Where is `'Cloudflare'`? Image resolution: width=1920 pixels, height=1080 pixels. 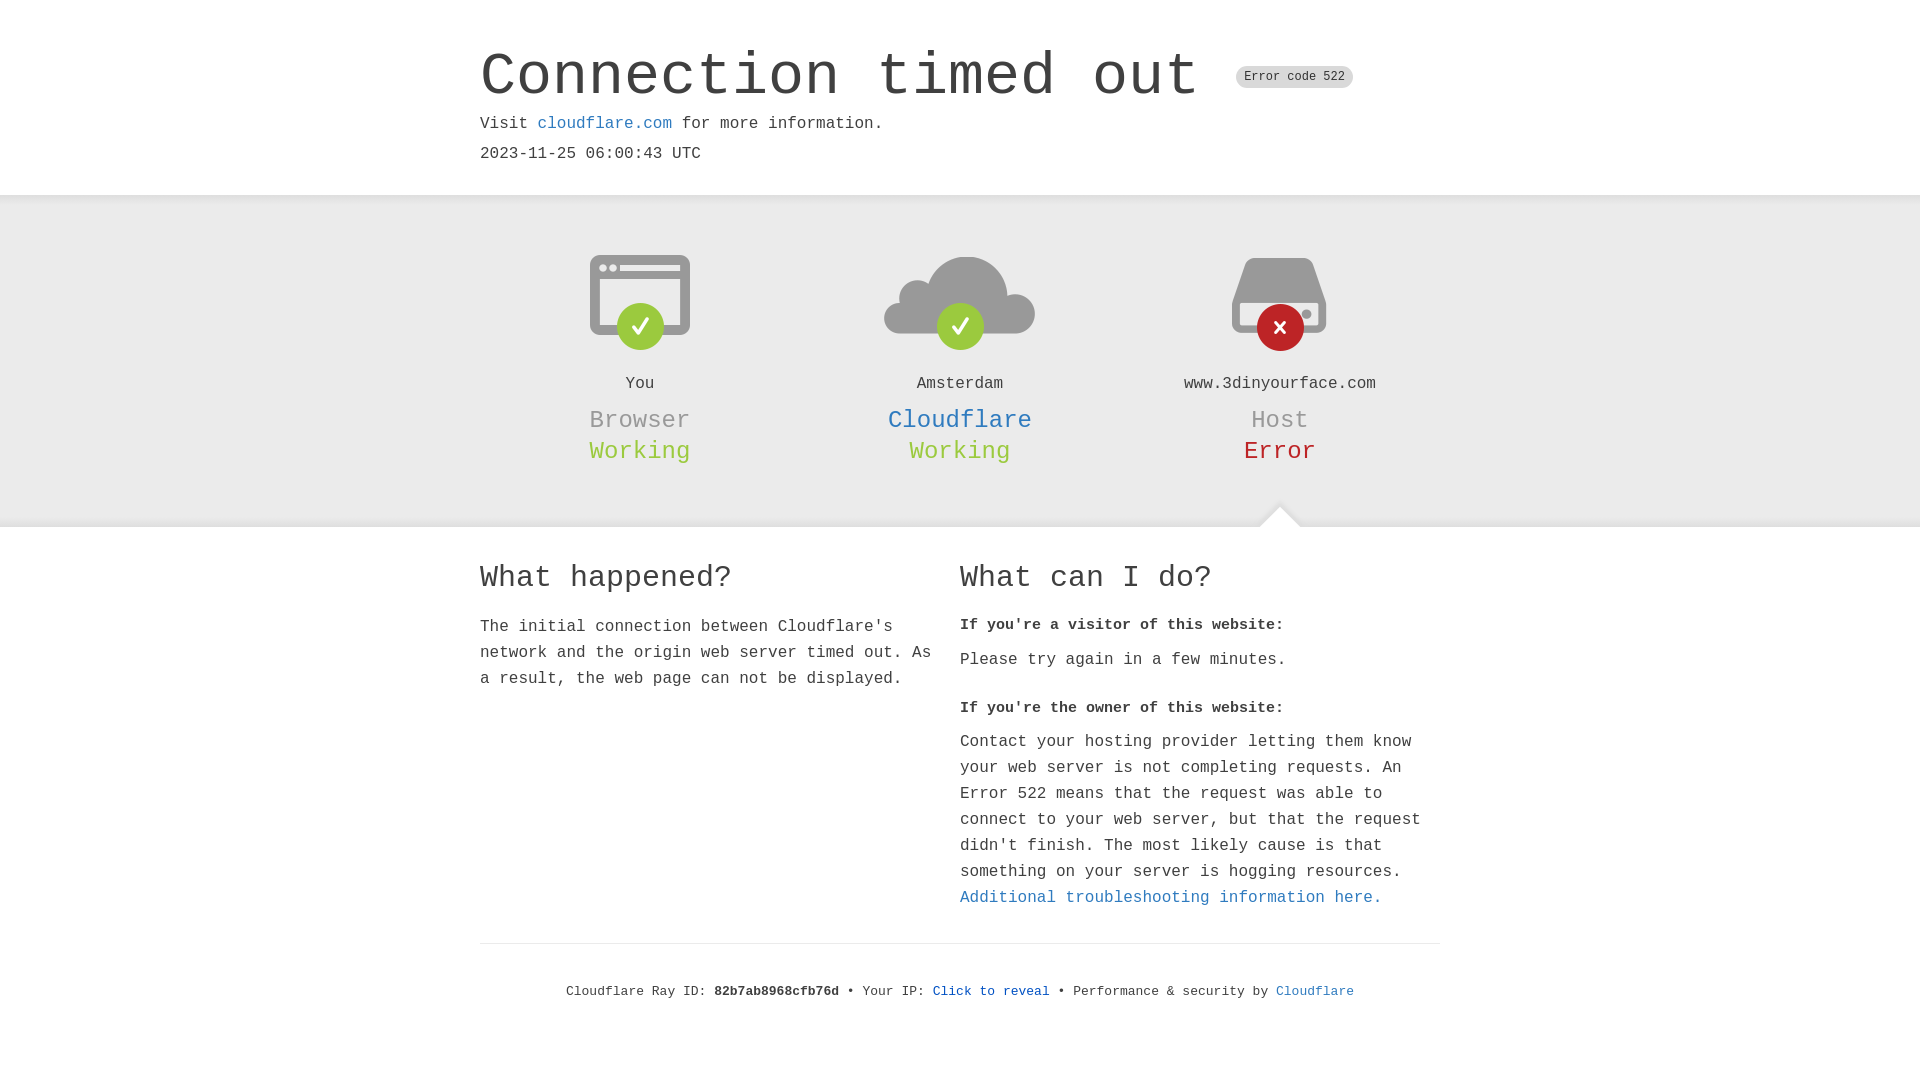
'Cloudflare' is located at coordinates (960, 419).